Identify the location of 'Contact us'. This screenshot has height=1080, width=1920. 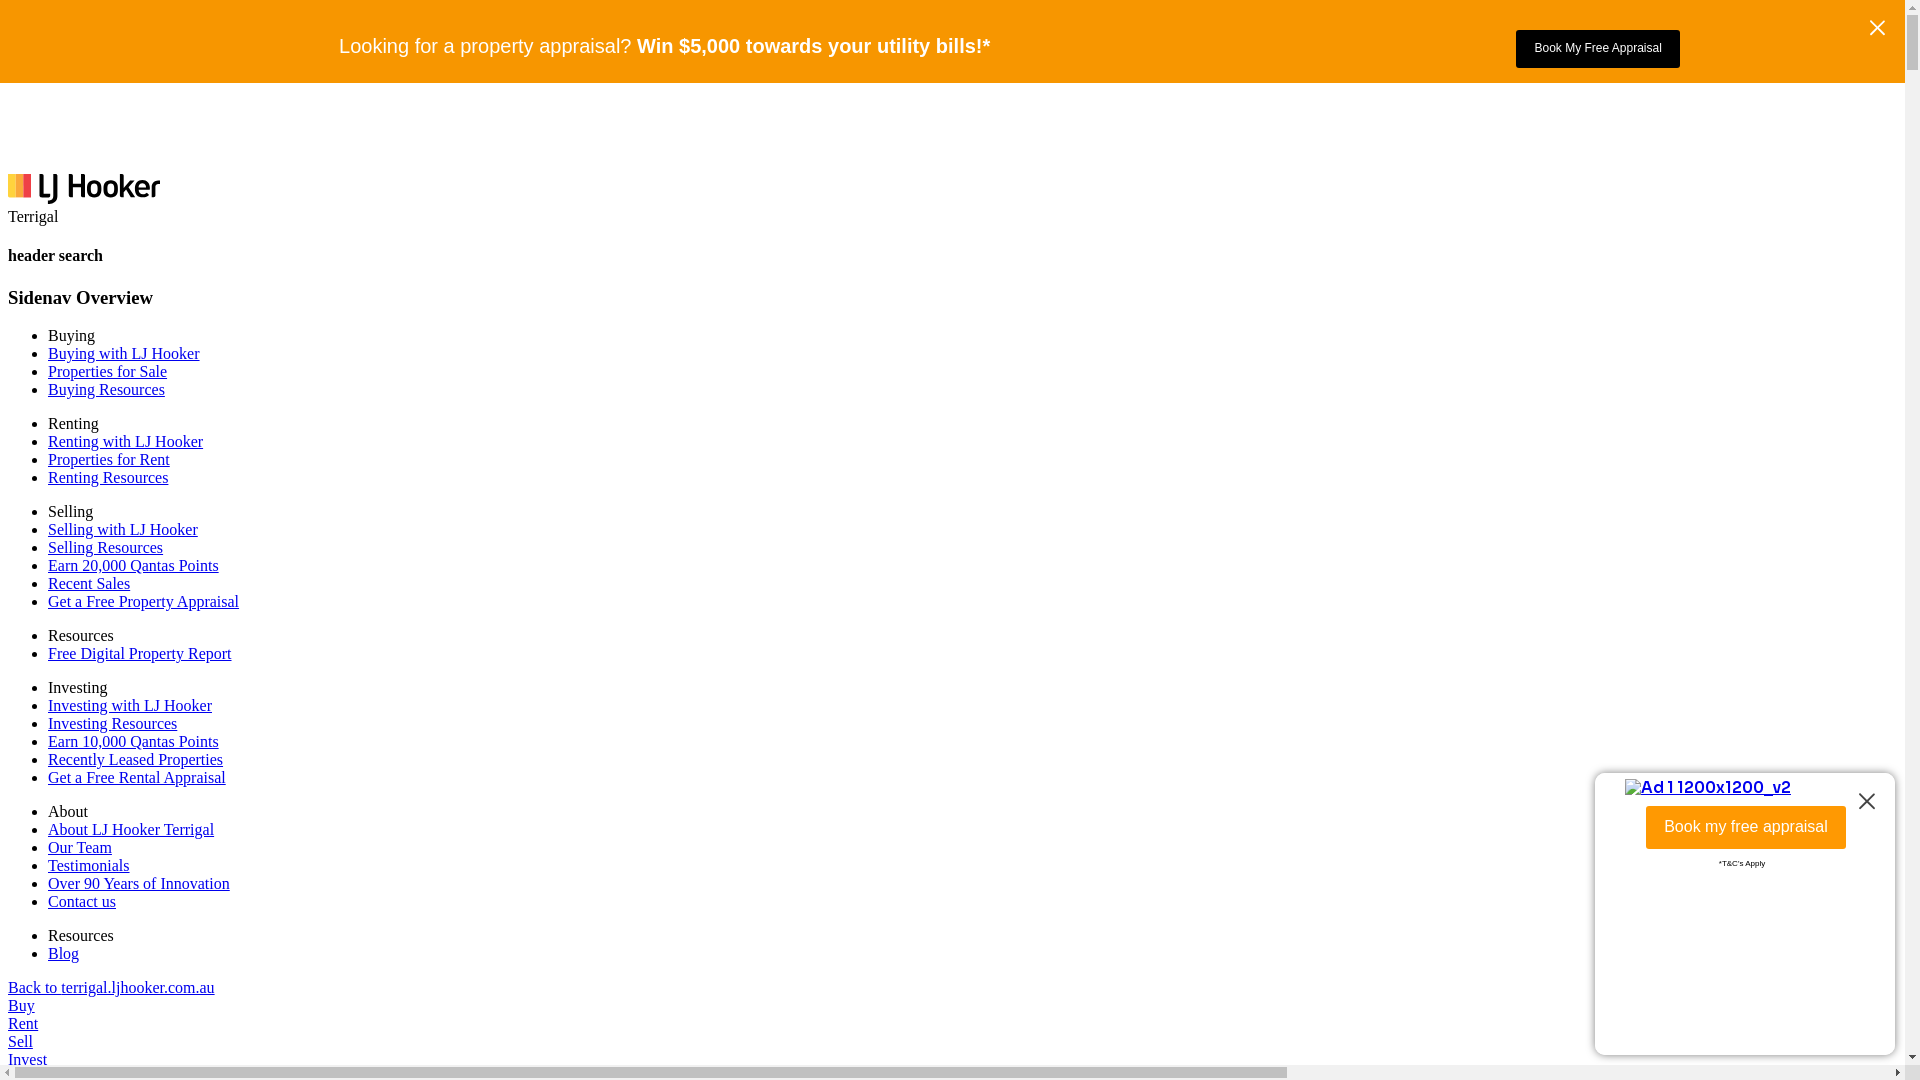
(80, 901).